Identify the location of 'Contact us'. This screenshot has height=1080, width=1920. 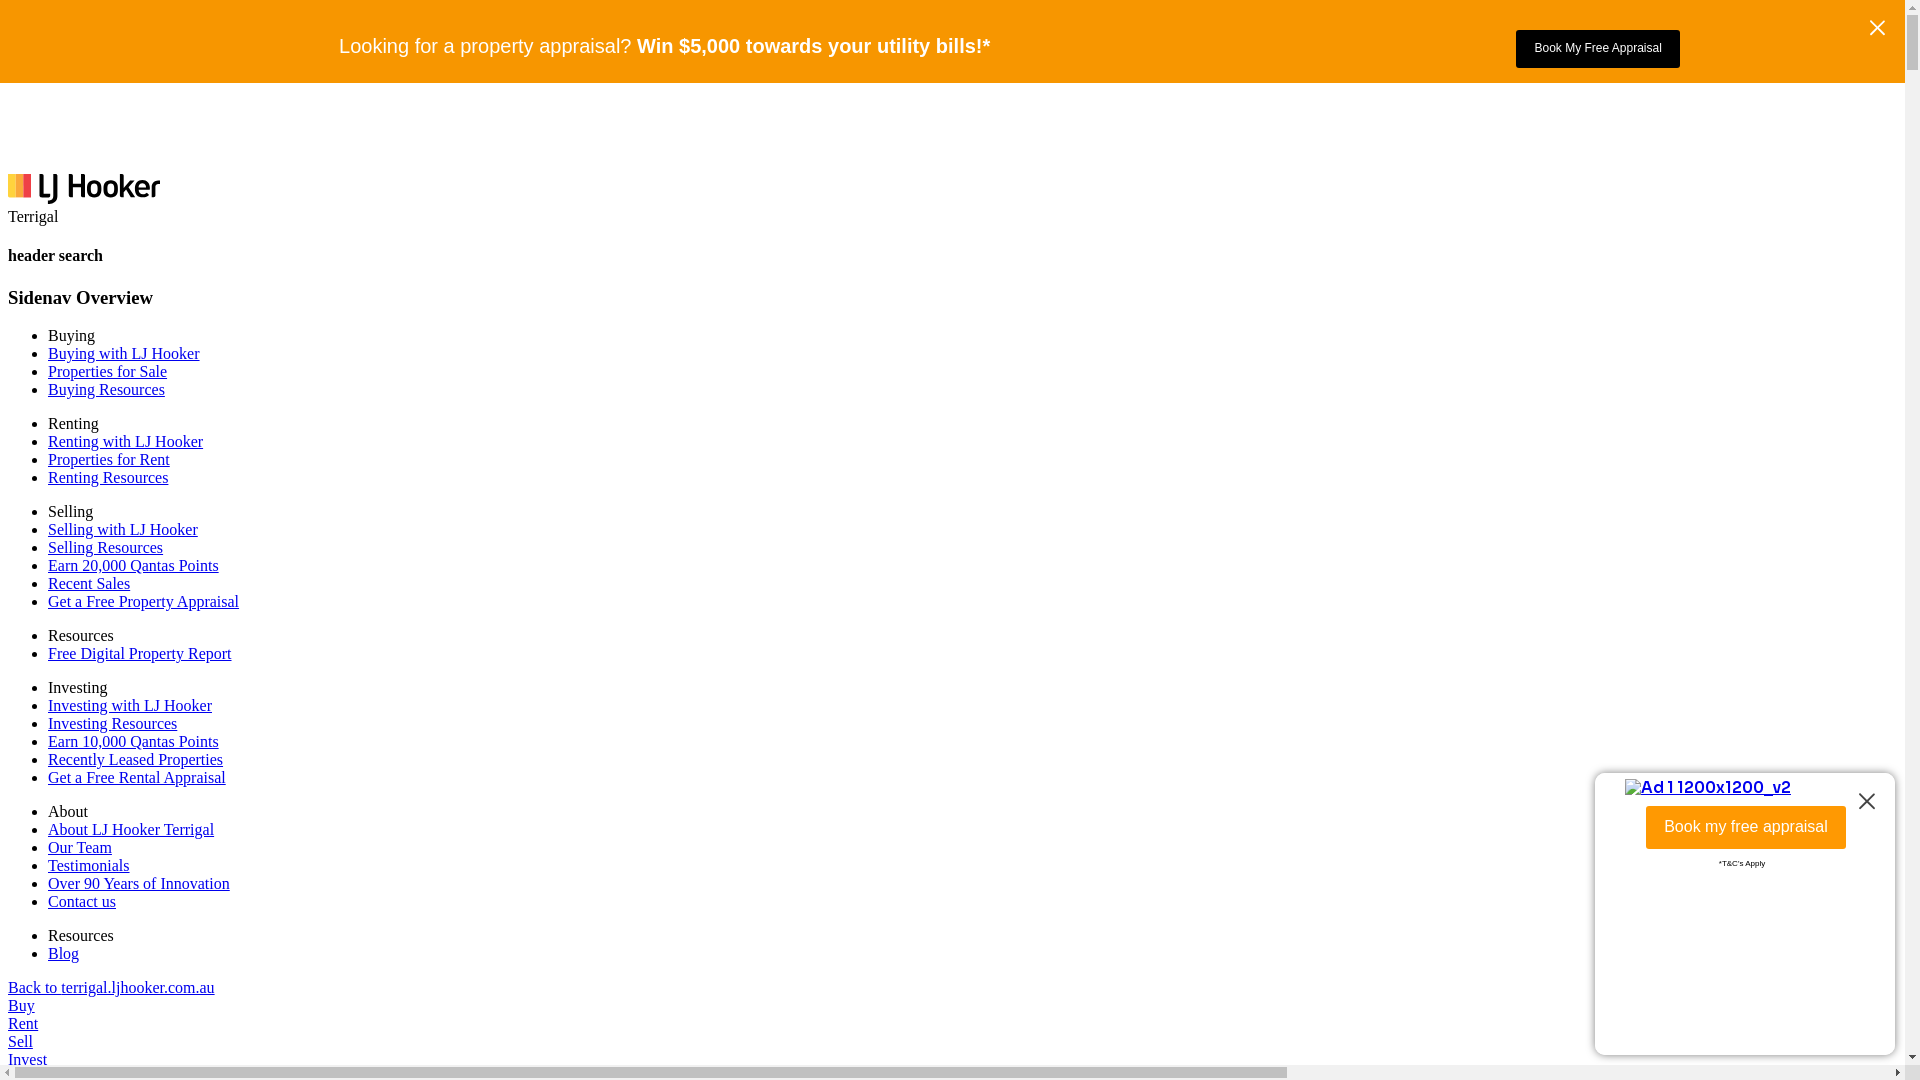
(80, 901).